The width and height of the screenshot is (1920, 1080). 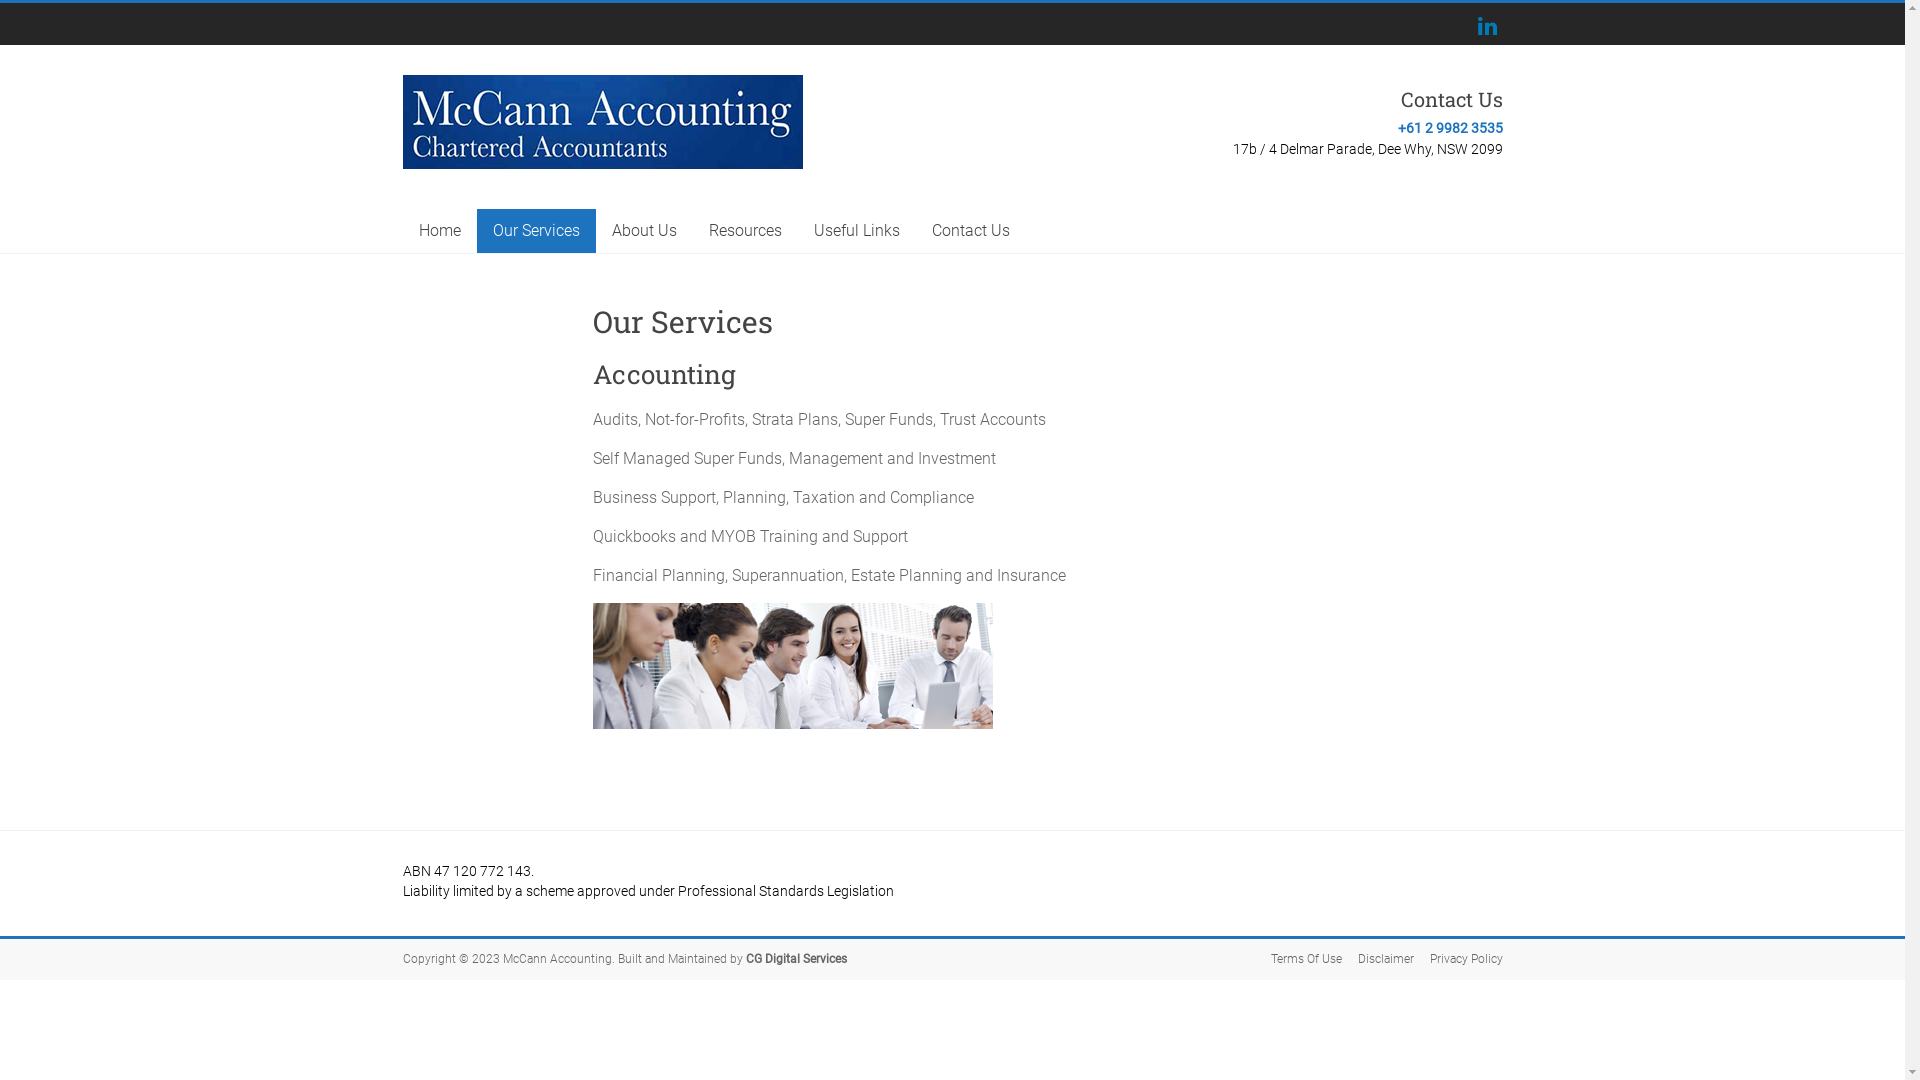 What do you see at coordinates (401, 230) in the screenshot?
I see `'Home'` at bounding box center [401, 230].